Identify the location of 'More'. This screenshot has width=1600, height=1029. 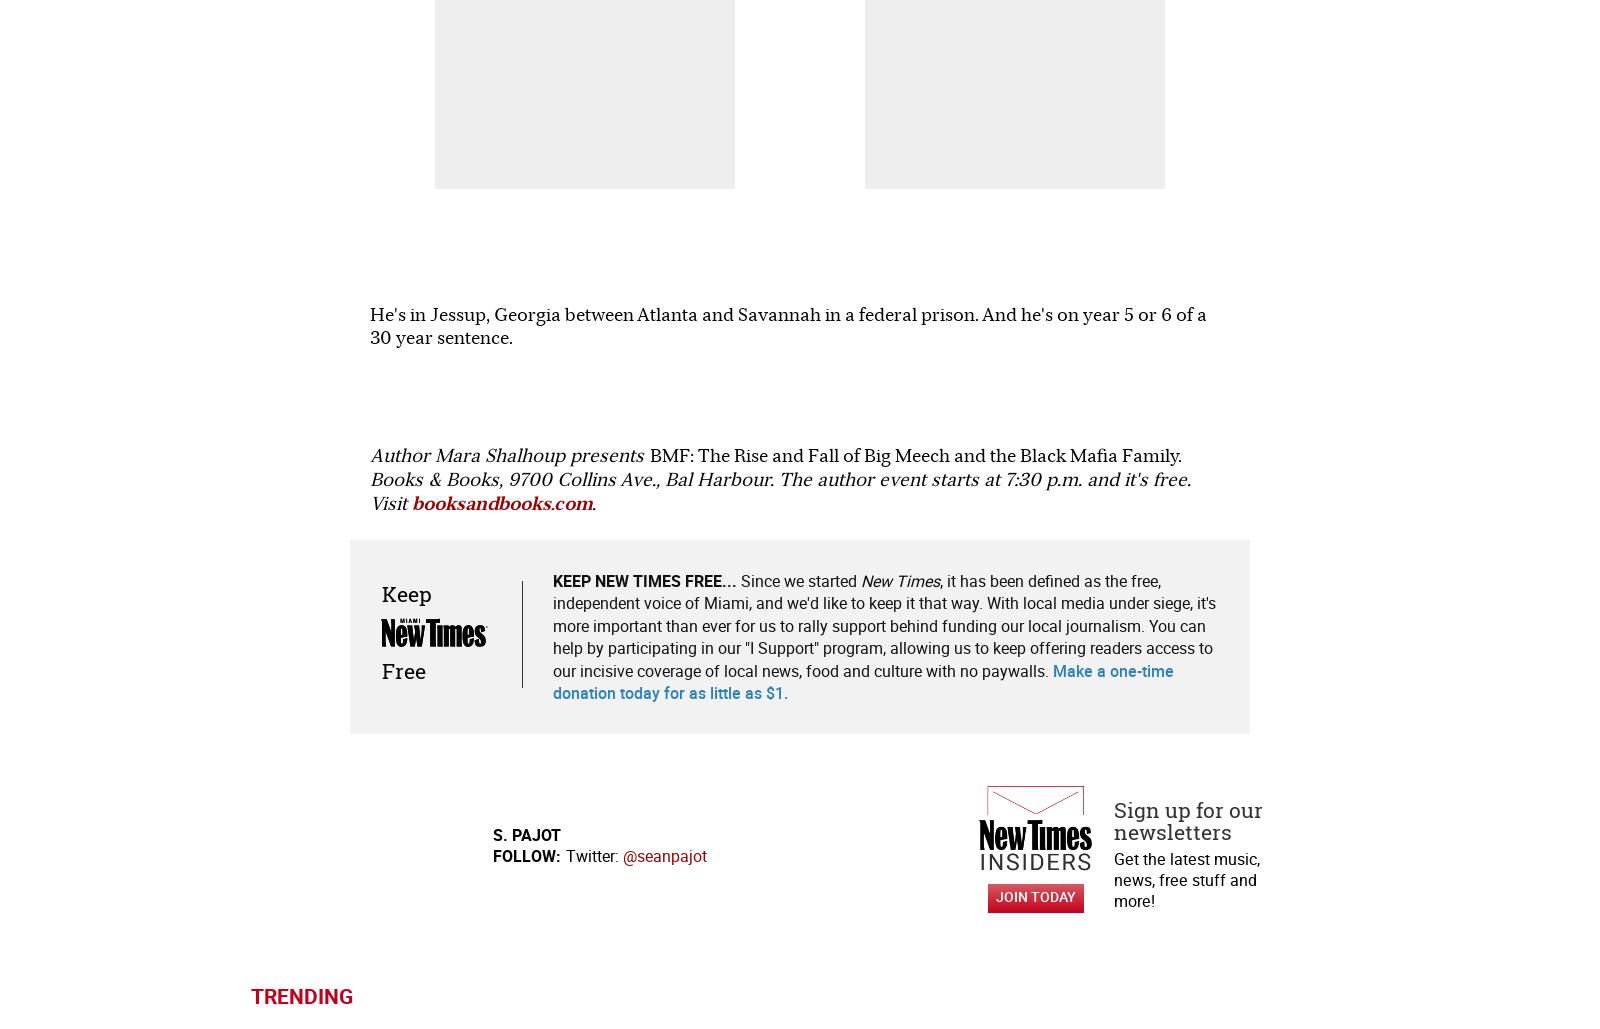
(905, 684).